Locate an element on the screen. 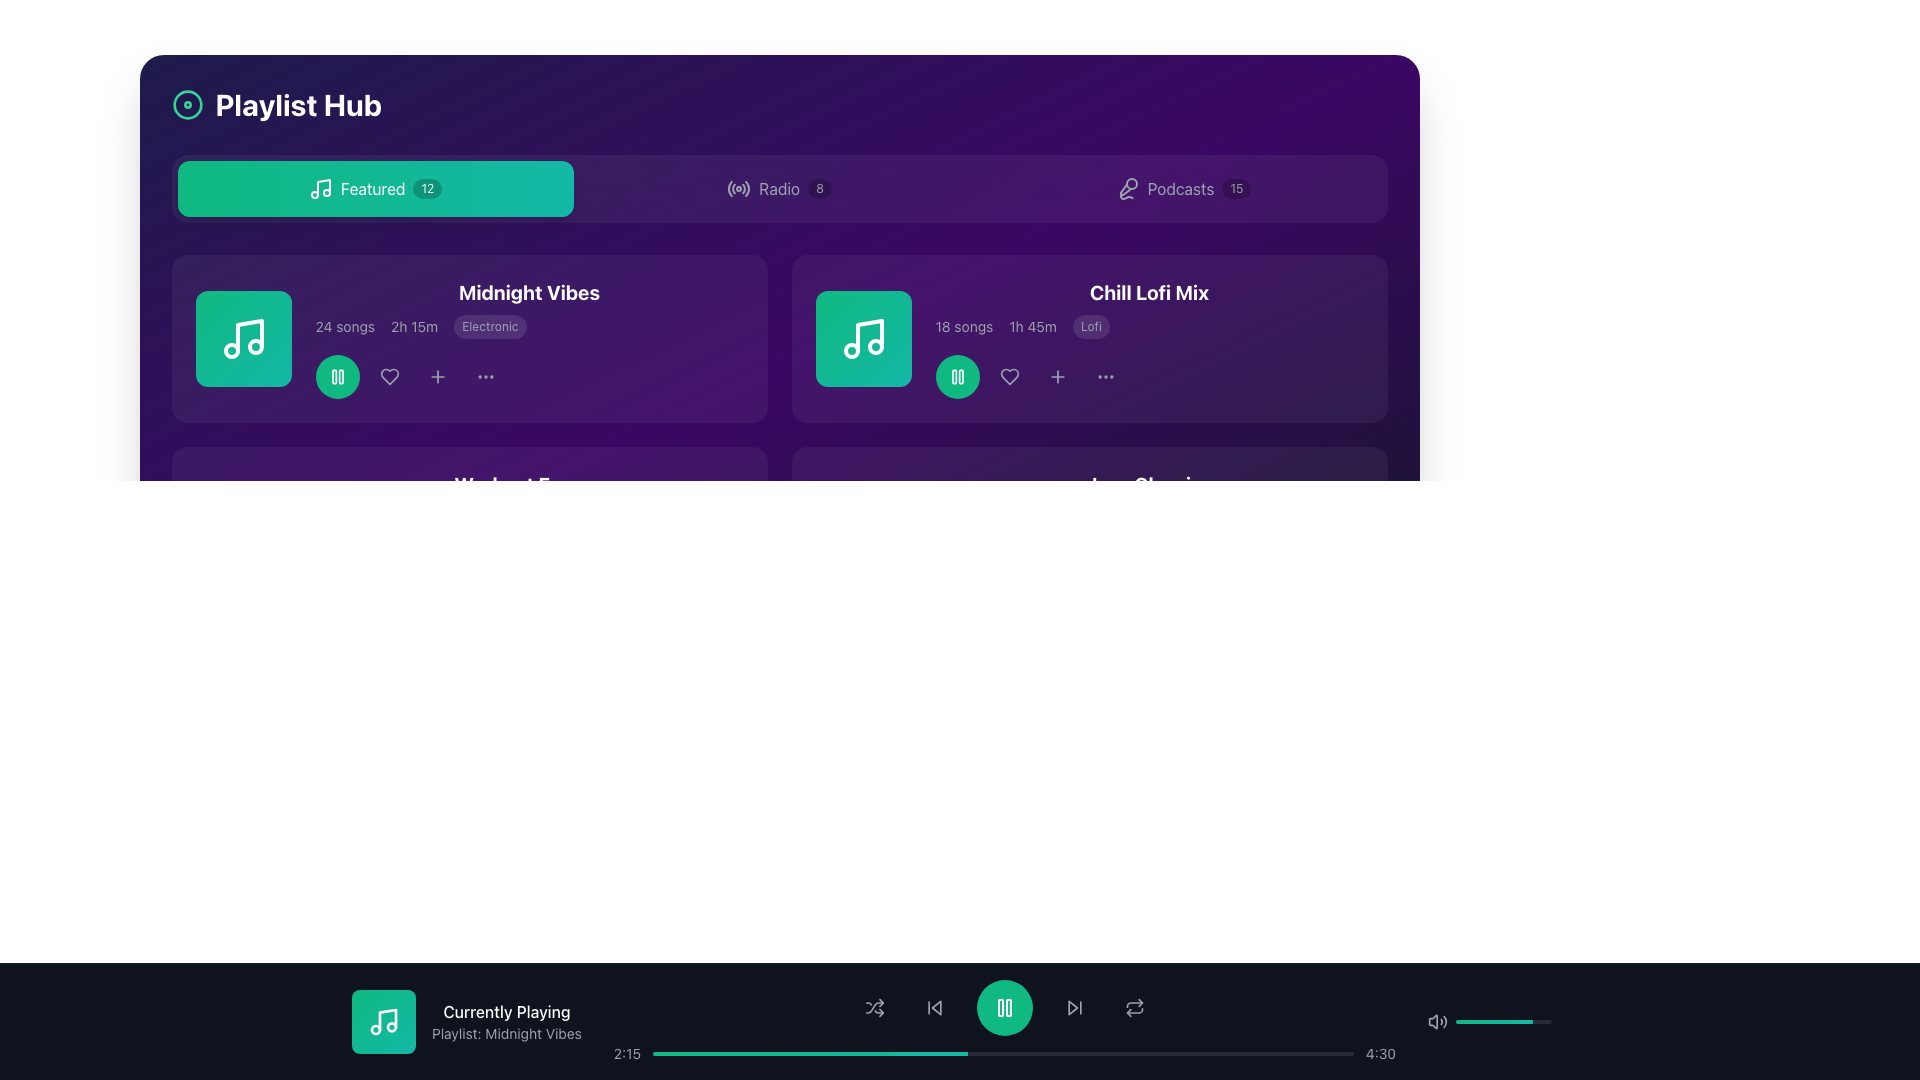 The image size is (1920, 1080). the text label that serves as the title for the associated playlist or category, positioned centrally beneath the 'Featured' section is located at coordinates (529, 485).